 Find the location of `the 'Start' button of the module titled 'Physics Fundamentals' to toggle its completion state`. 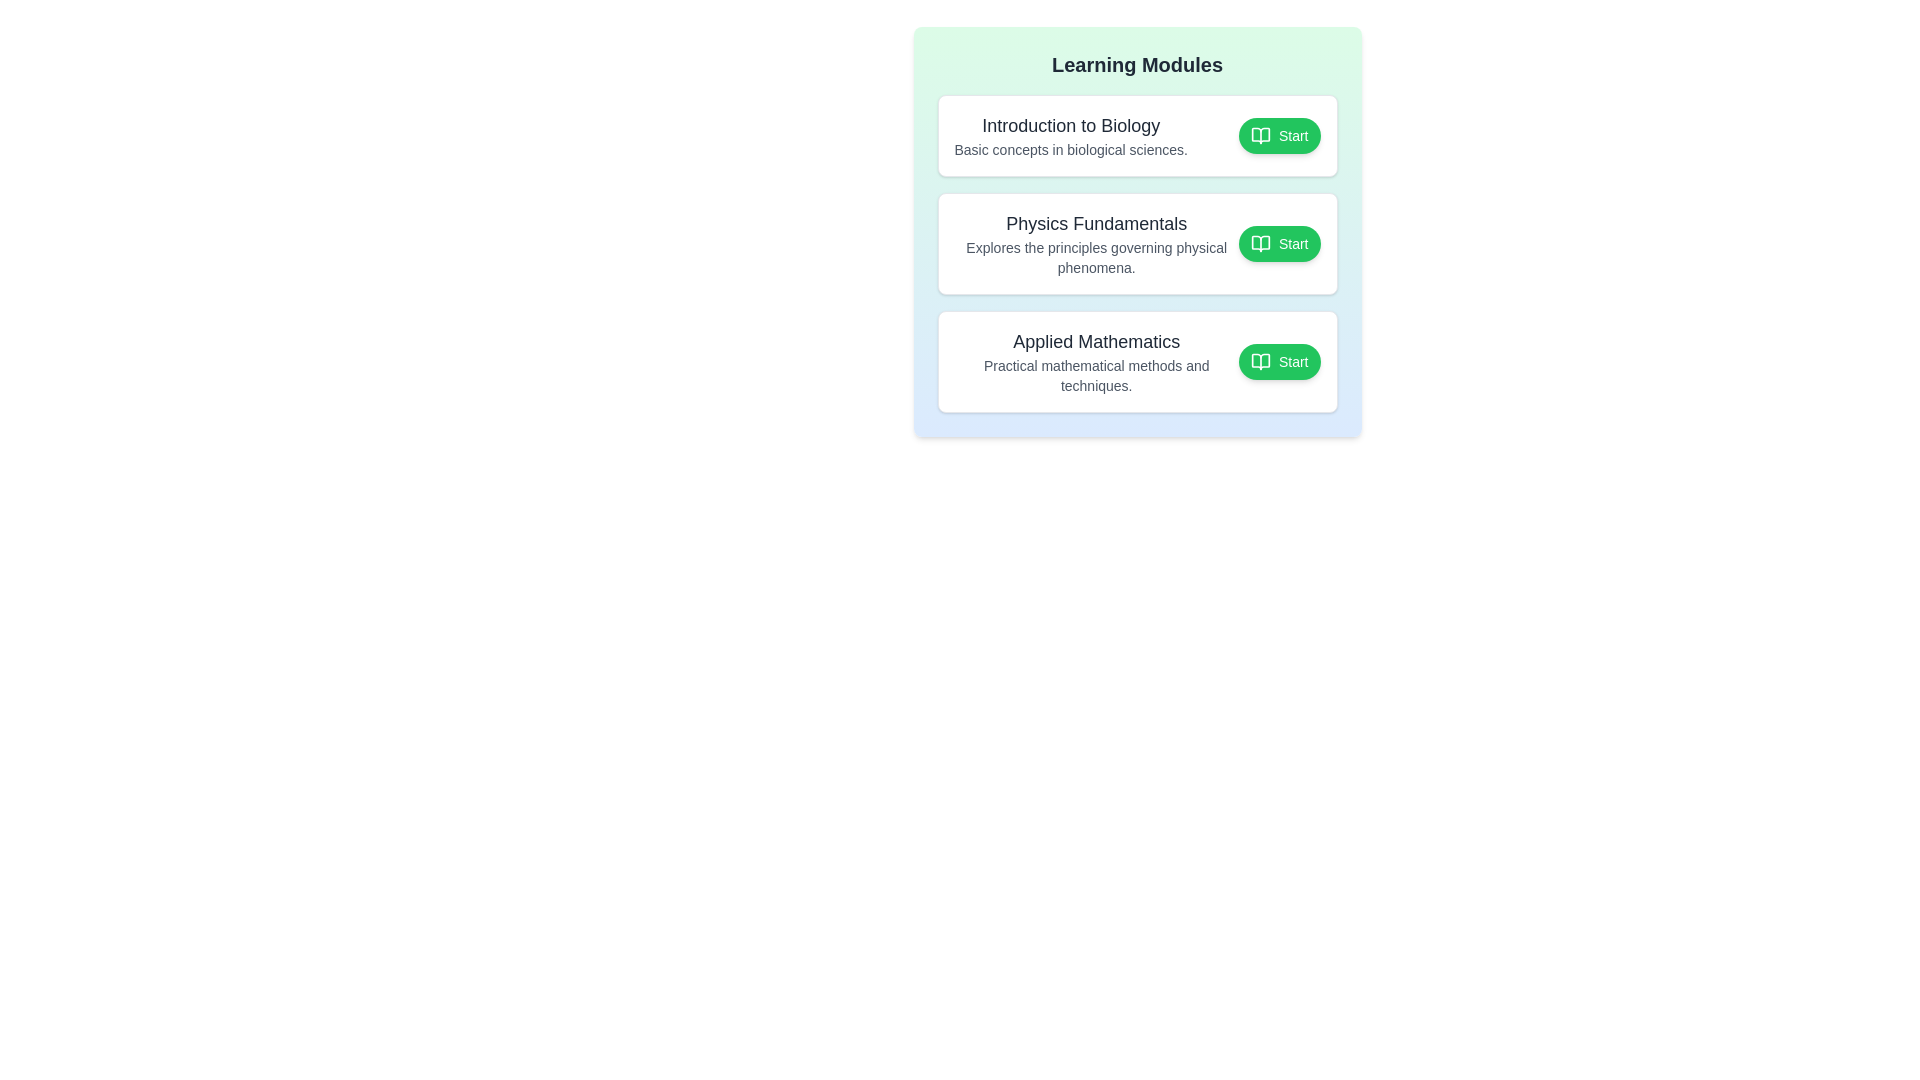

the 'Start' button of the module titled 'Physics Fundamentals' to toggle its completion state is located at coordinates (1277, 242).